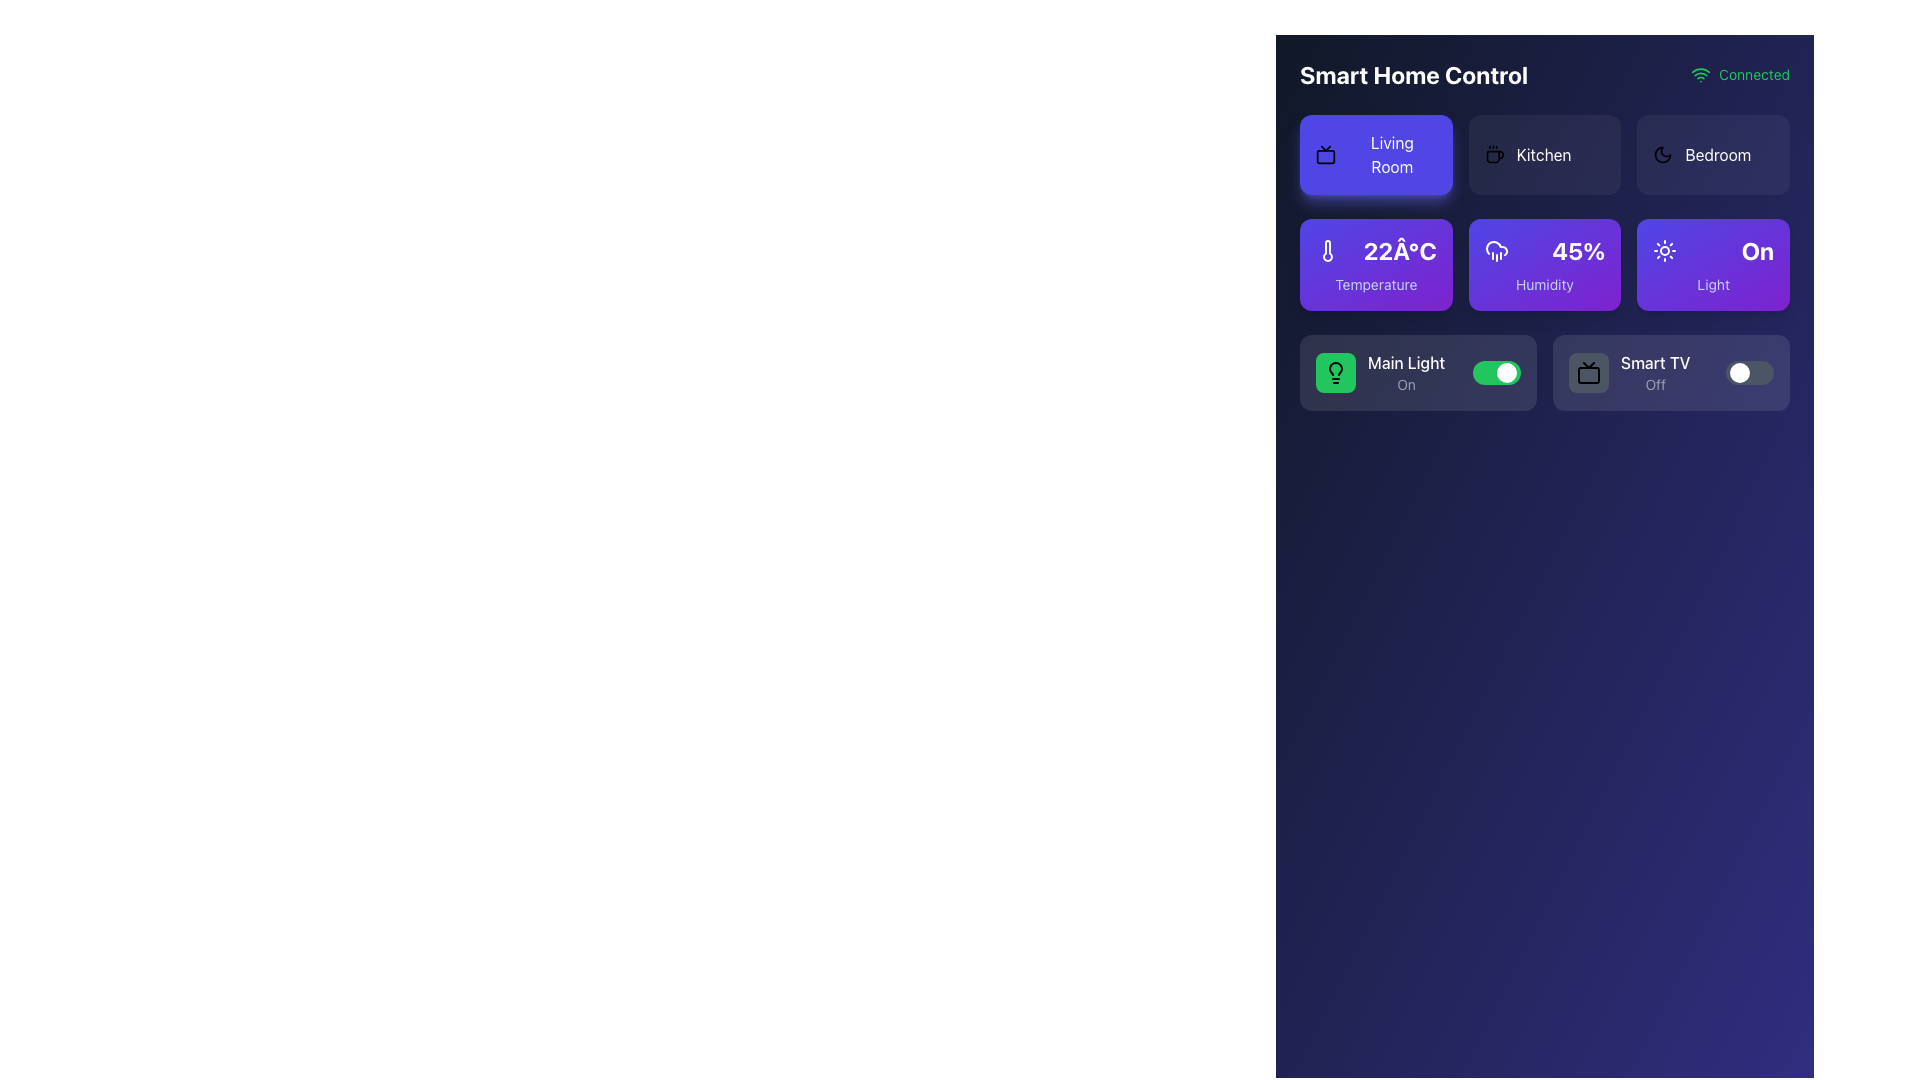 This screenshot has width=1920, height=1080. Describe the element at coordinates (1544, 315) in the screenshot. I see `the information display panel consisting of three sections with environmental metrics, located in the center of the 'Smart Home Control' section` at that location.